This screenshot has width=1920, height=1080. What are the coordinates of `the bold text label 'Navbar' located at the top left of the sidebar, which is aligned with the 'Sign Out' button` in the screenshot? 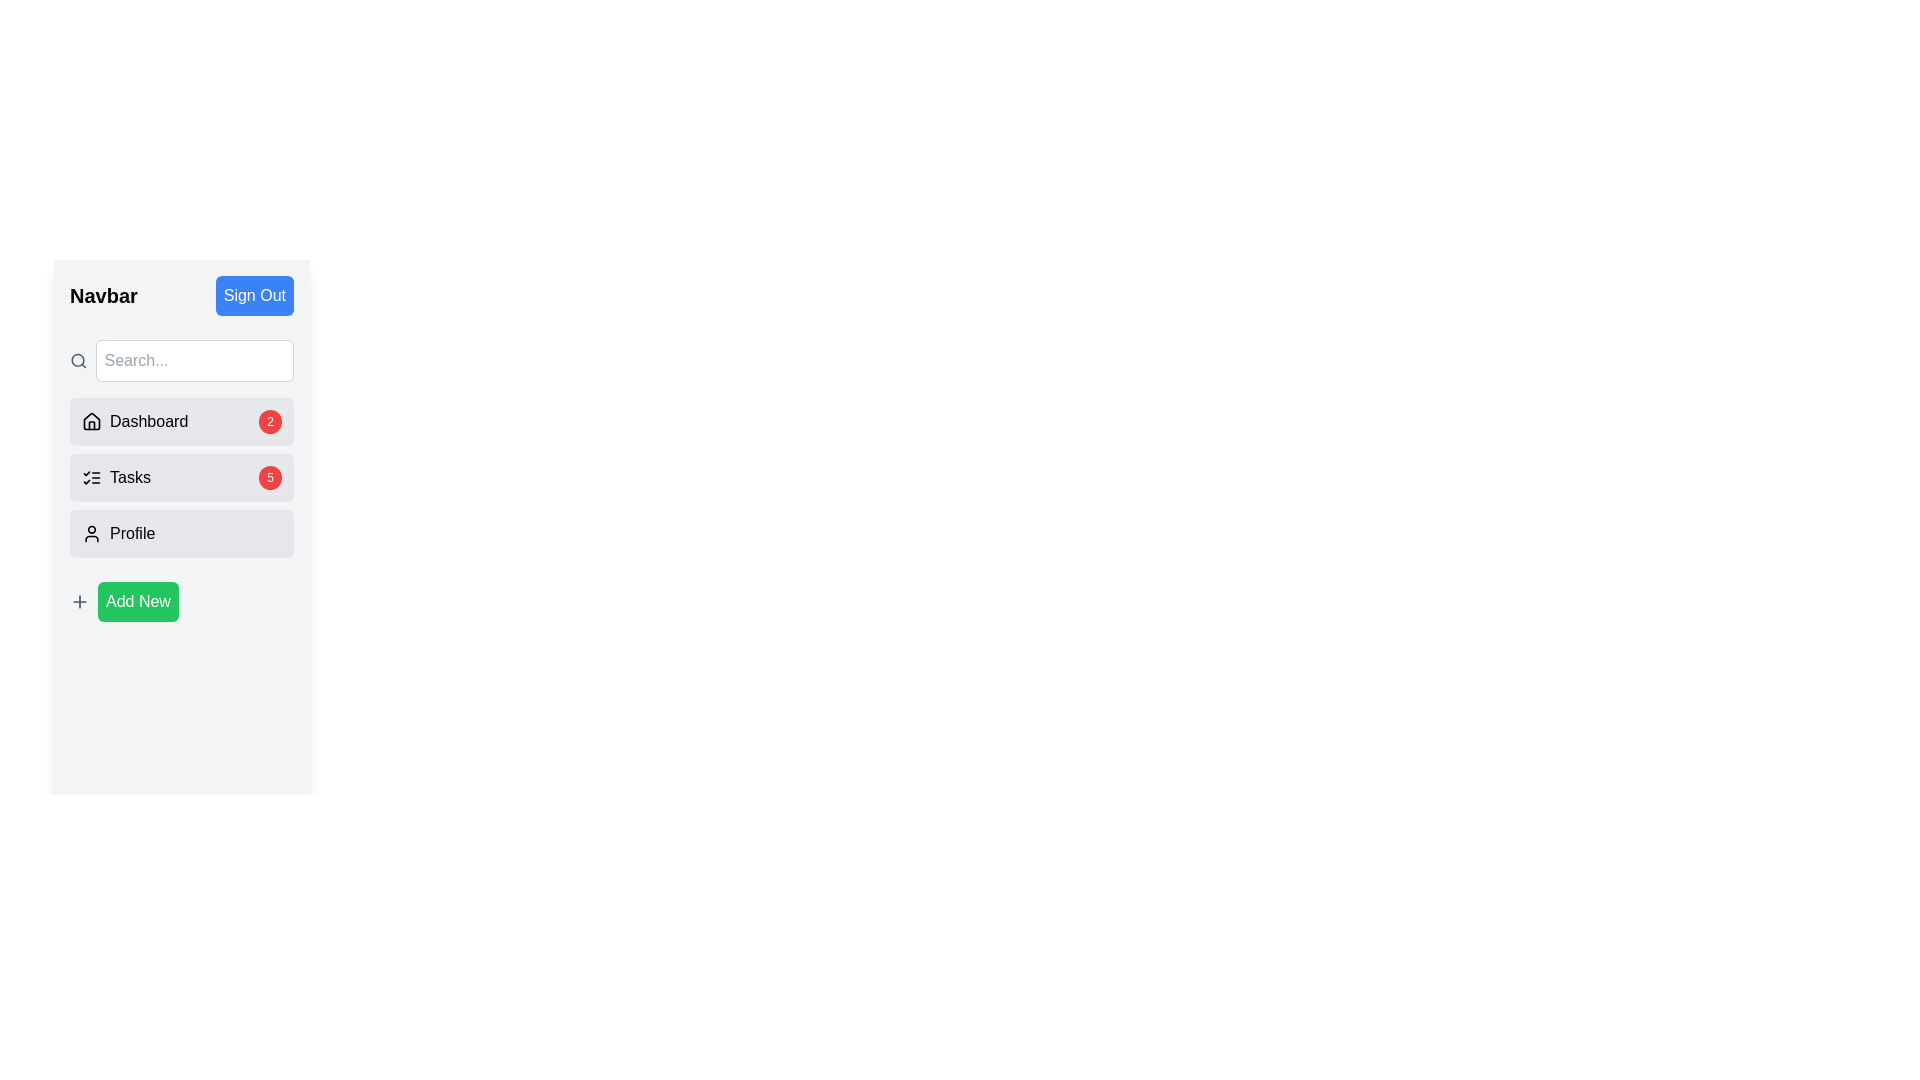 It's located at (102, 296).